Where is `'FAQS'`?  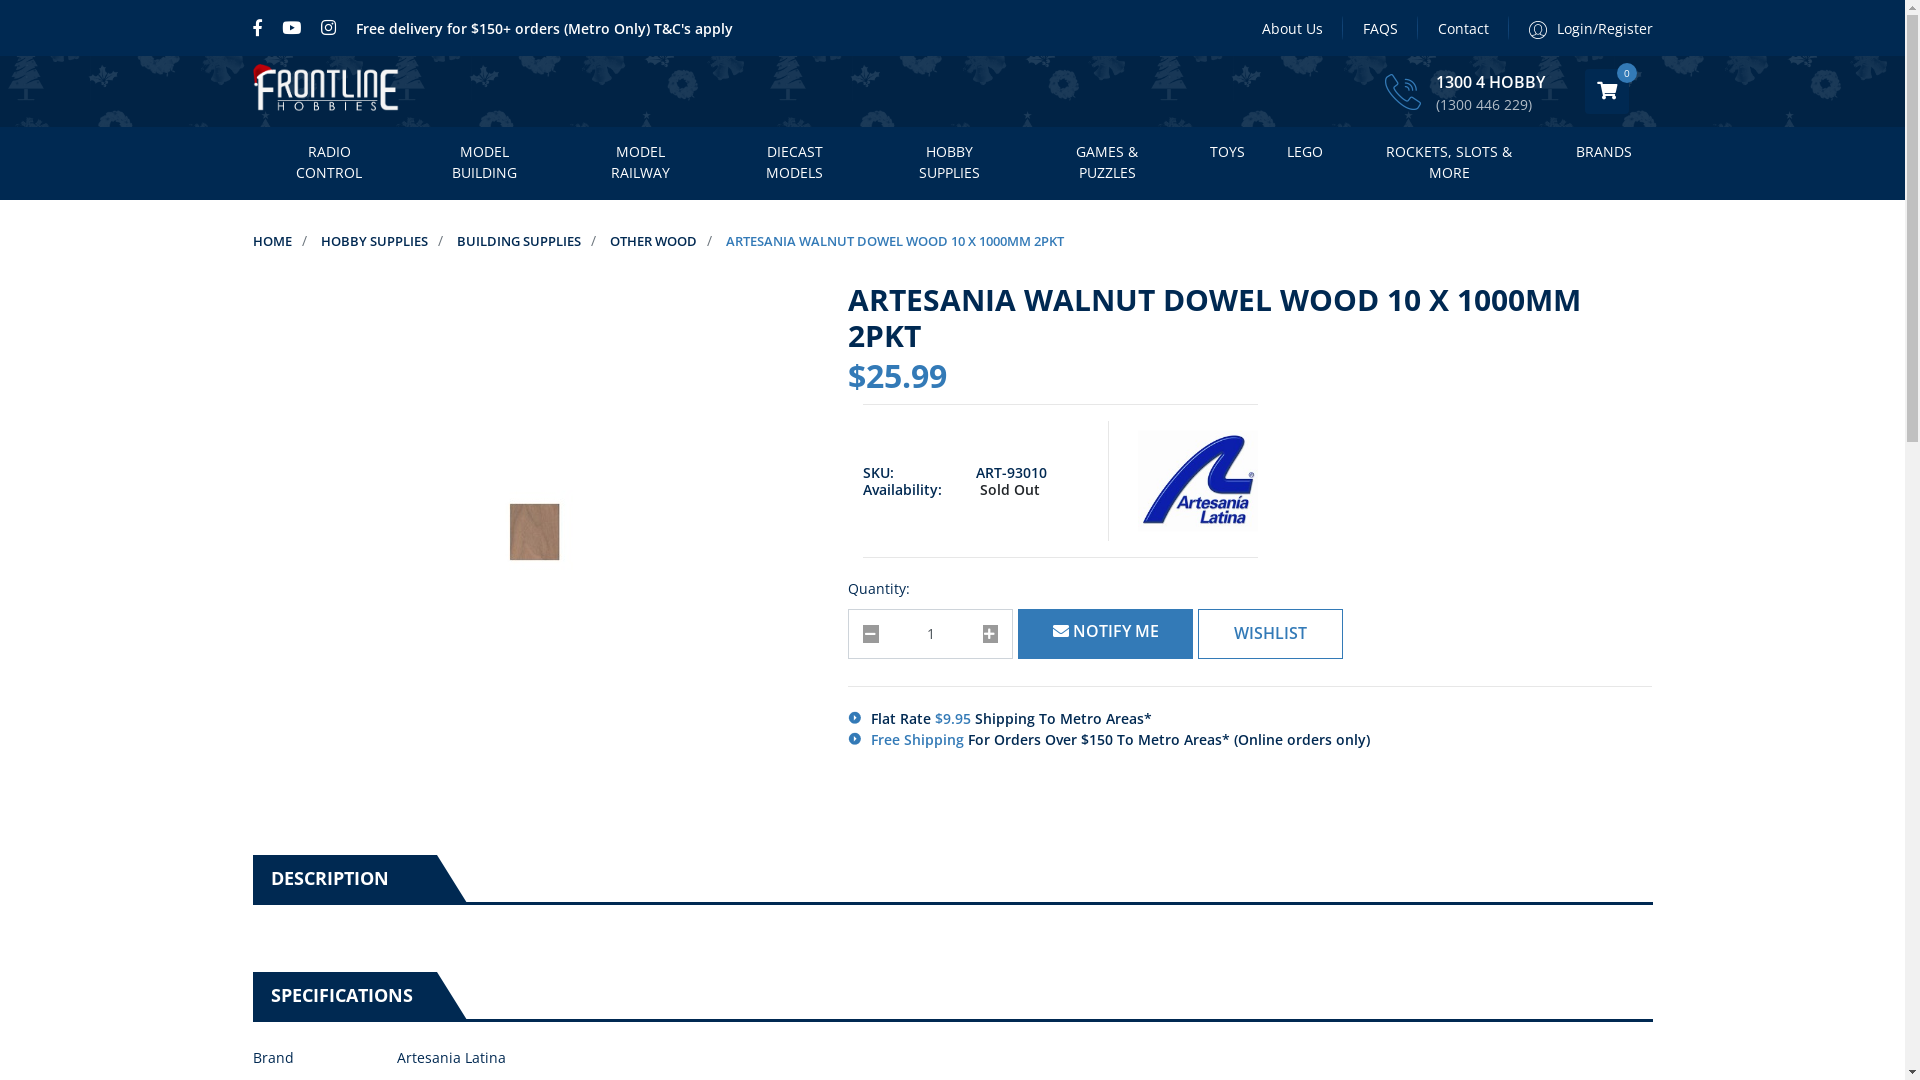
'FAQS' is located at coordinates (1378, 27).